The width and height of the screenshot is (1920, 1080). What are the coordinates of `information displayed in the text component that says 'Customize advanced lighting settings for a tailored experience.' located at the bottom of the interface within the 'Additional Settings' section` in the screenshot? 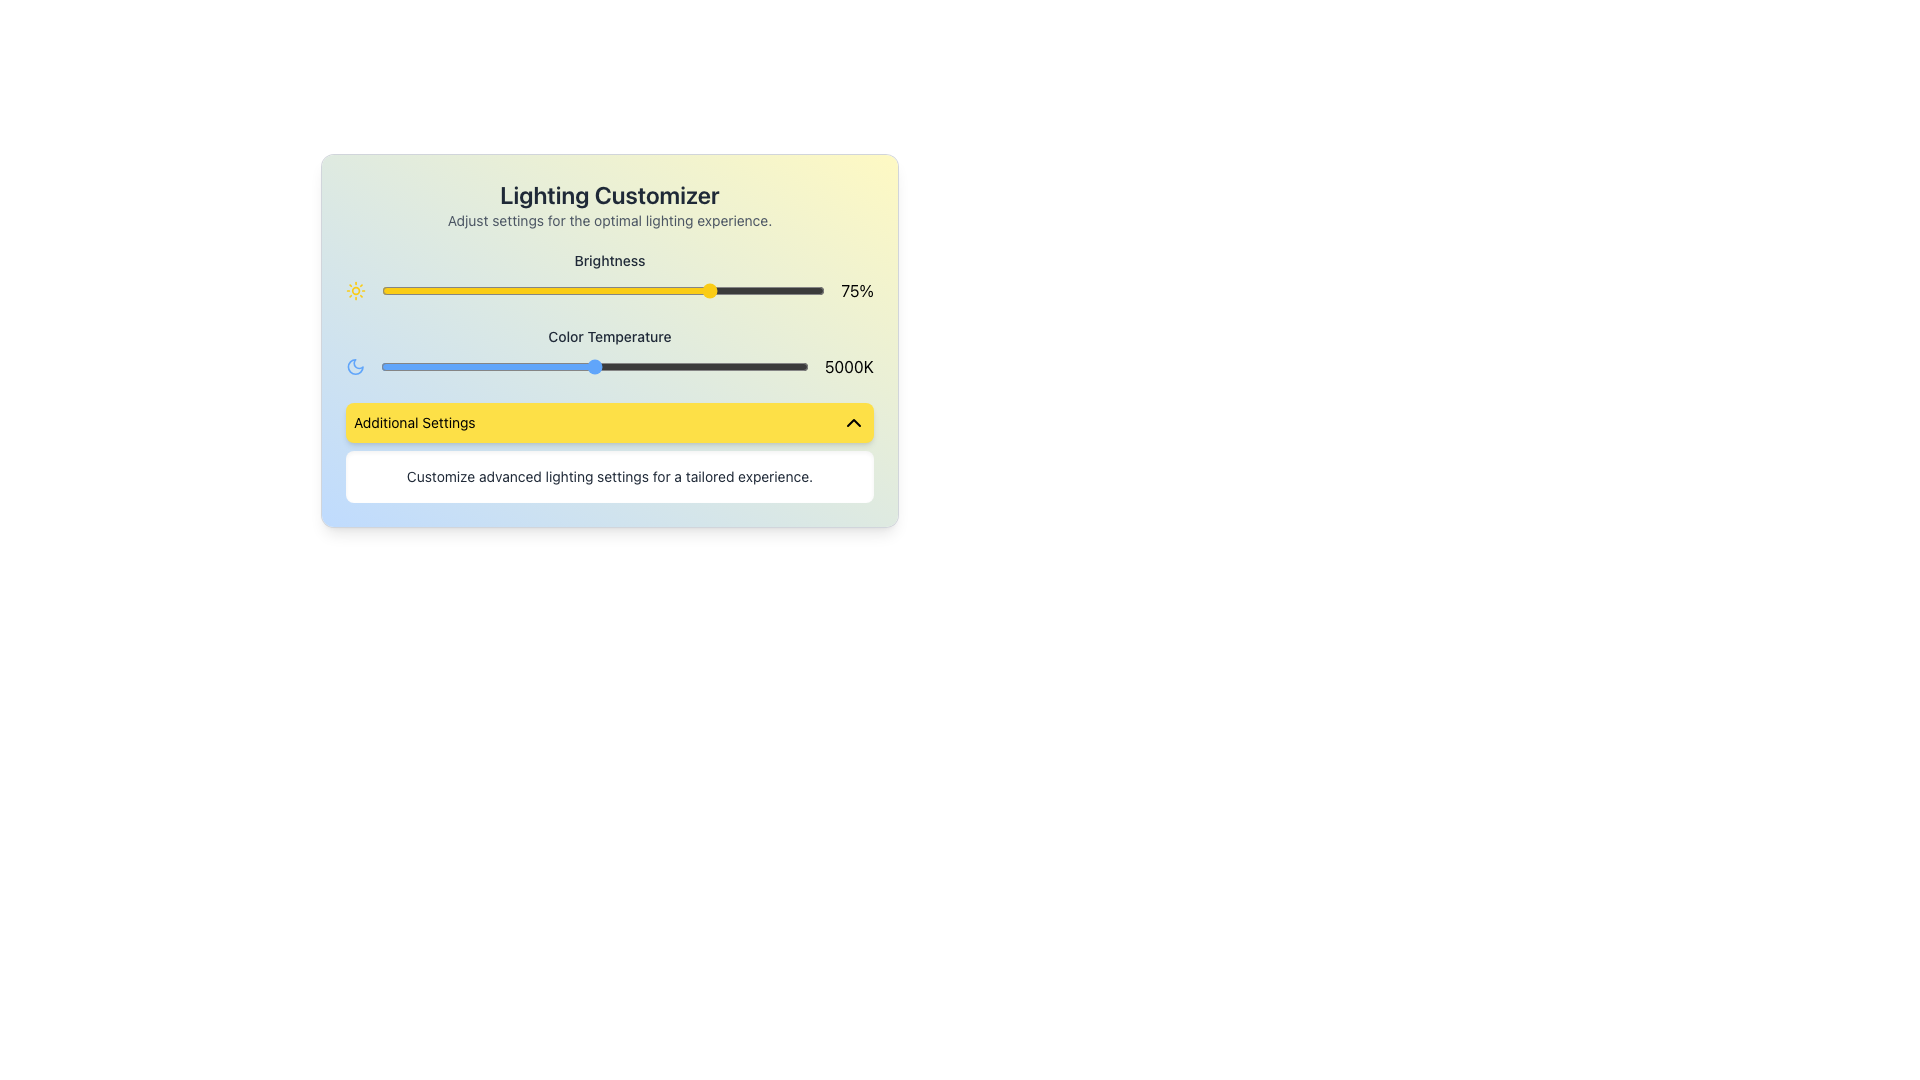 It's located at (608, 477).